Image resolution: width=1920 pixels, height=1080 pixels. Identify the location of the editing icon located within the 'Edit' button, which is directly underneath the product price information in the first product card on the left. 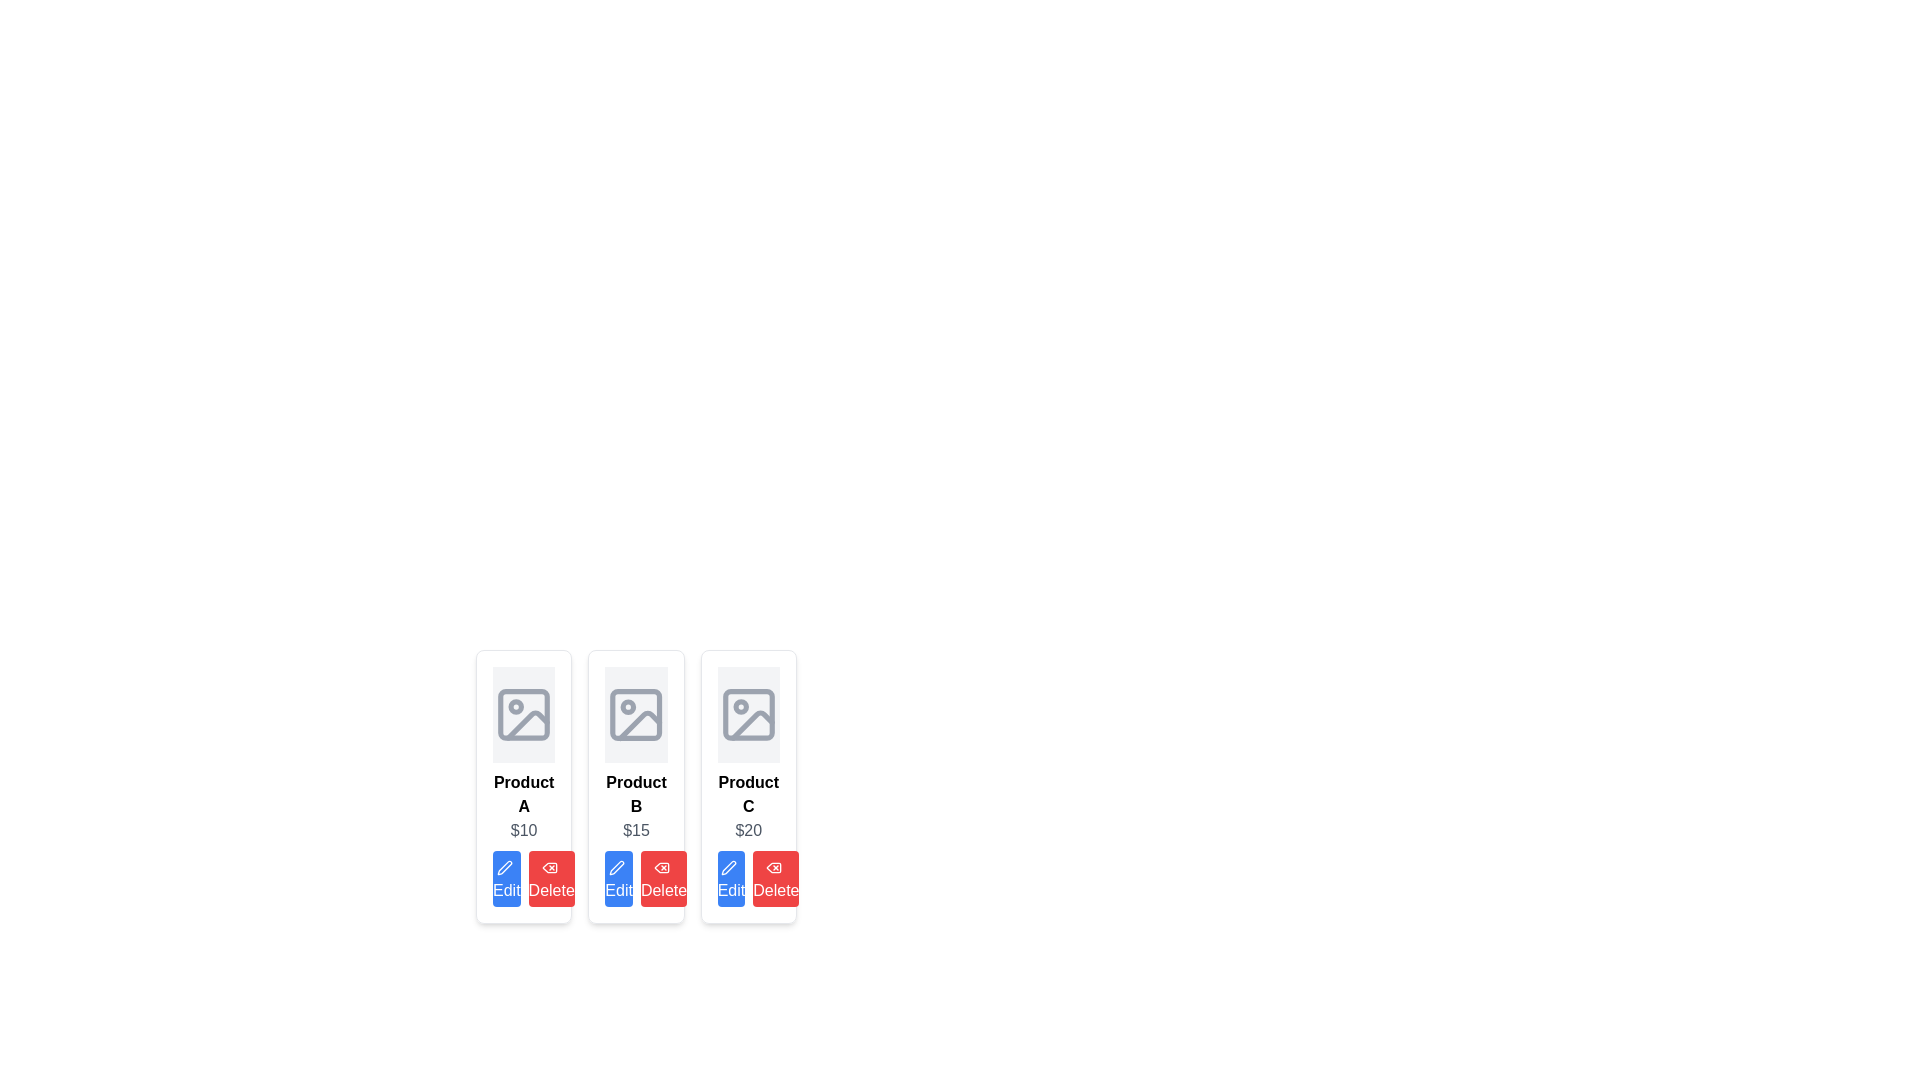
(504, 866).